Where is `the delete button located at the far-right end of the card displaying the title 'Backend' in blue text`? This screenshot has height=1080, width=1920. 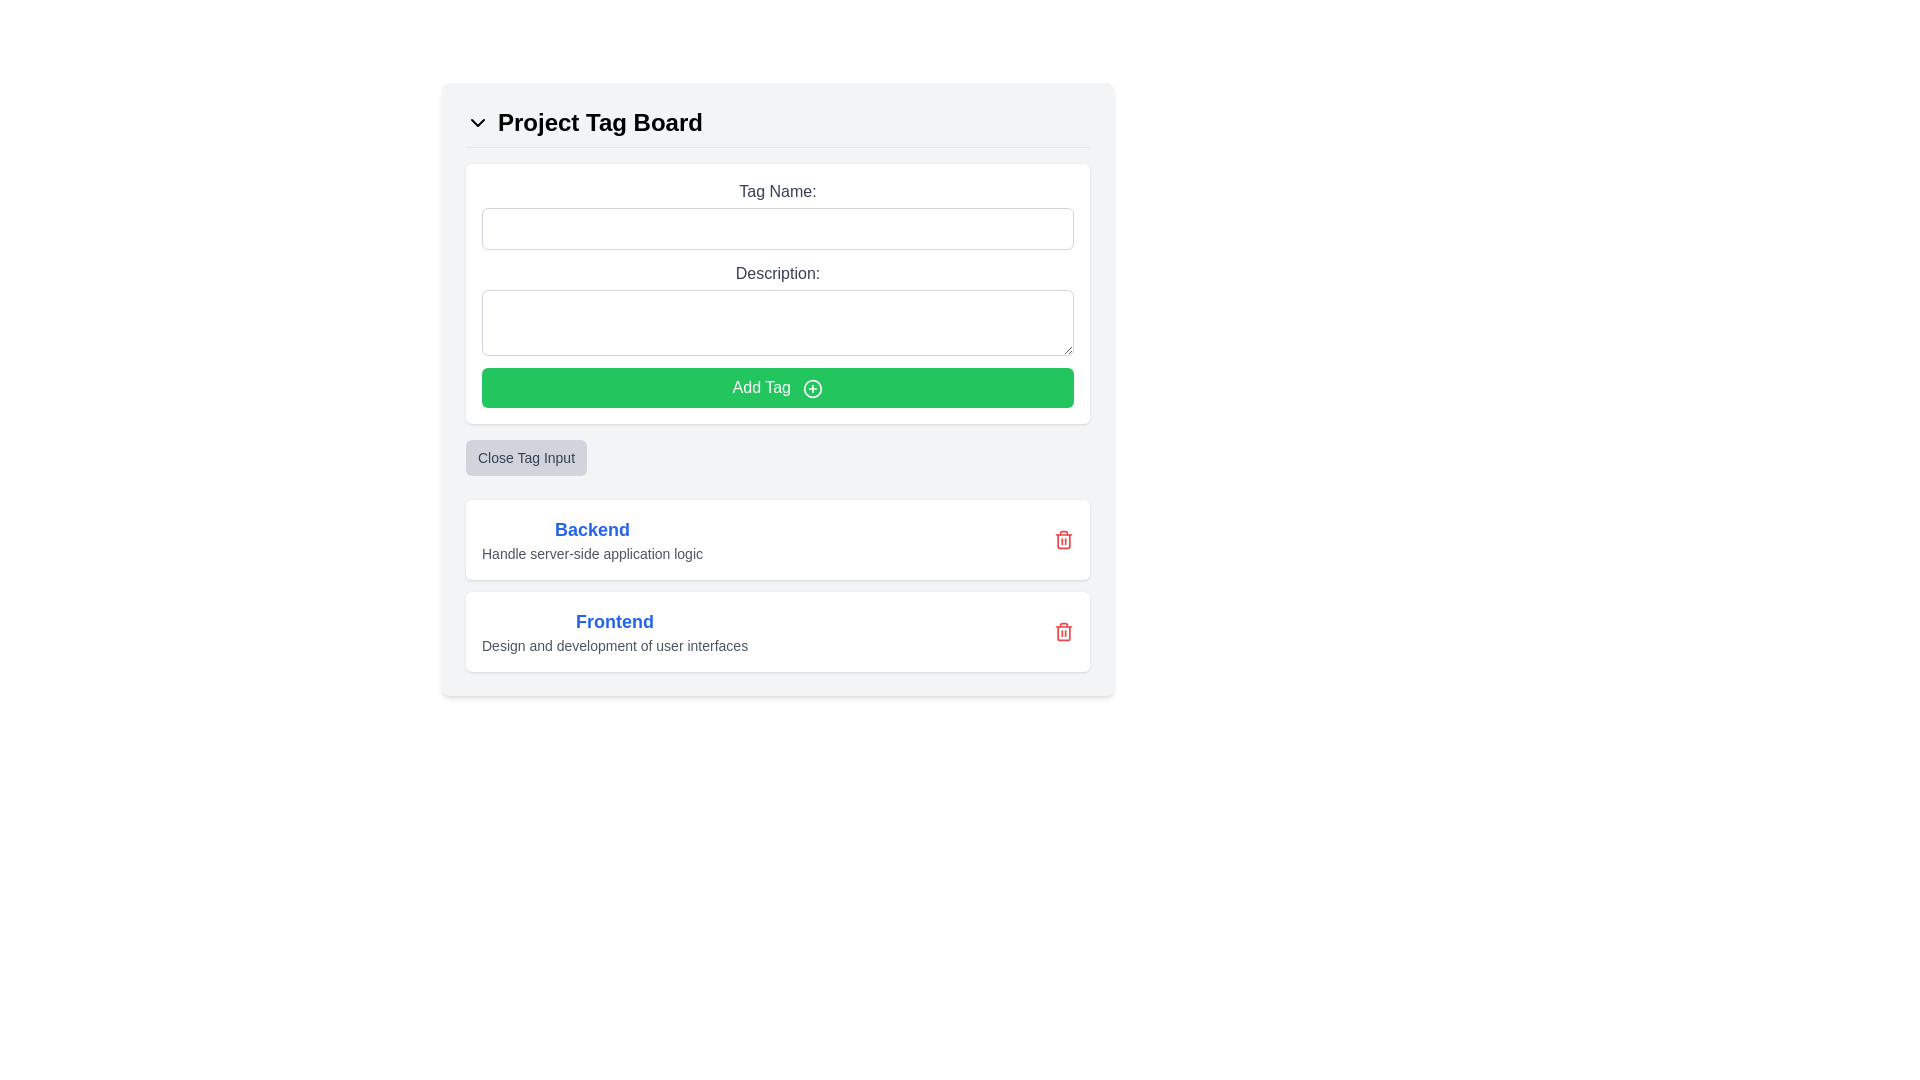 the delete button located at the far-right end of the card displaying the title 'Backend' in blue text is located at coordinates (1063, 540).